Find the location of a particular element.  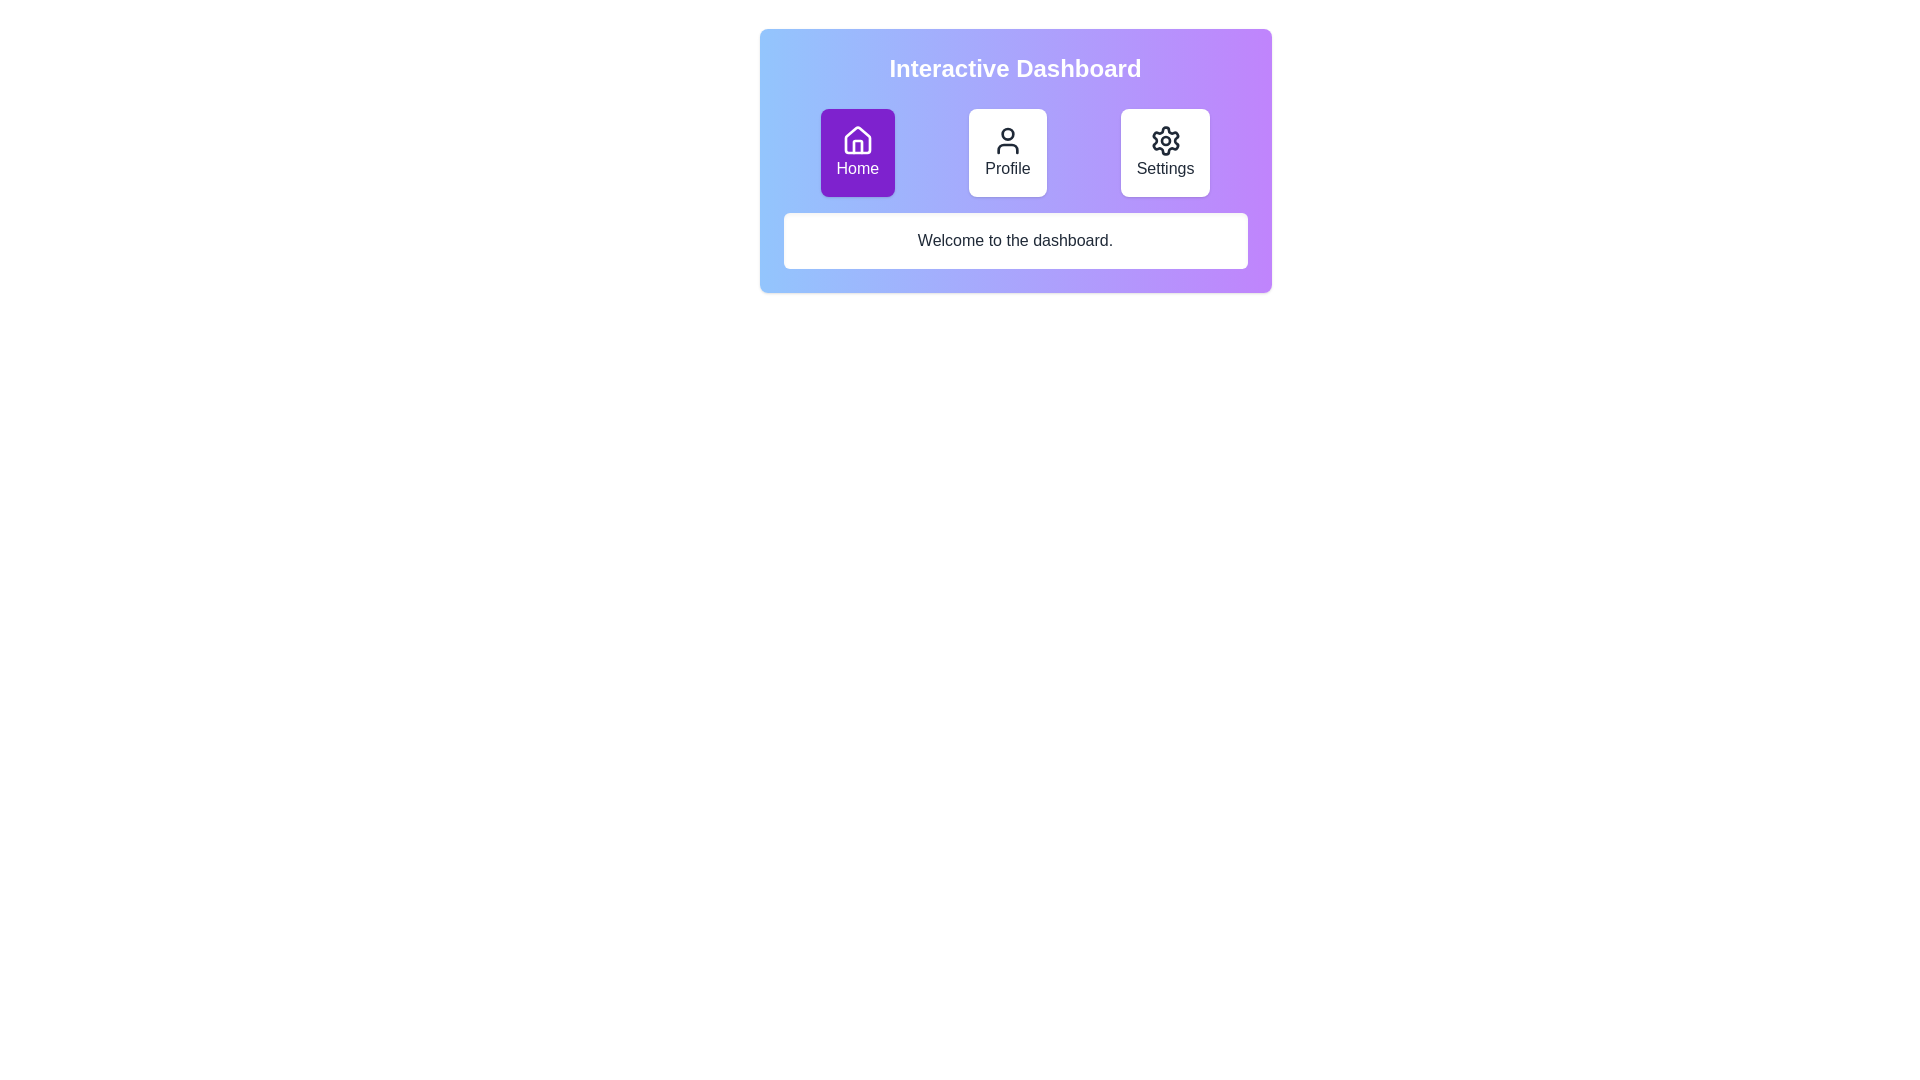

the Home tab by clicking the corresponding button is located at coordinates (857, 152).